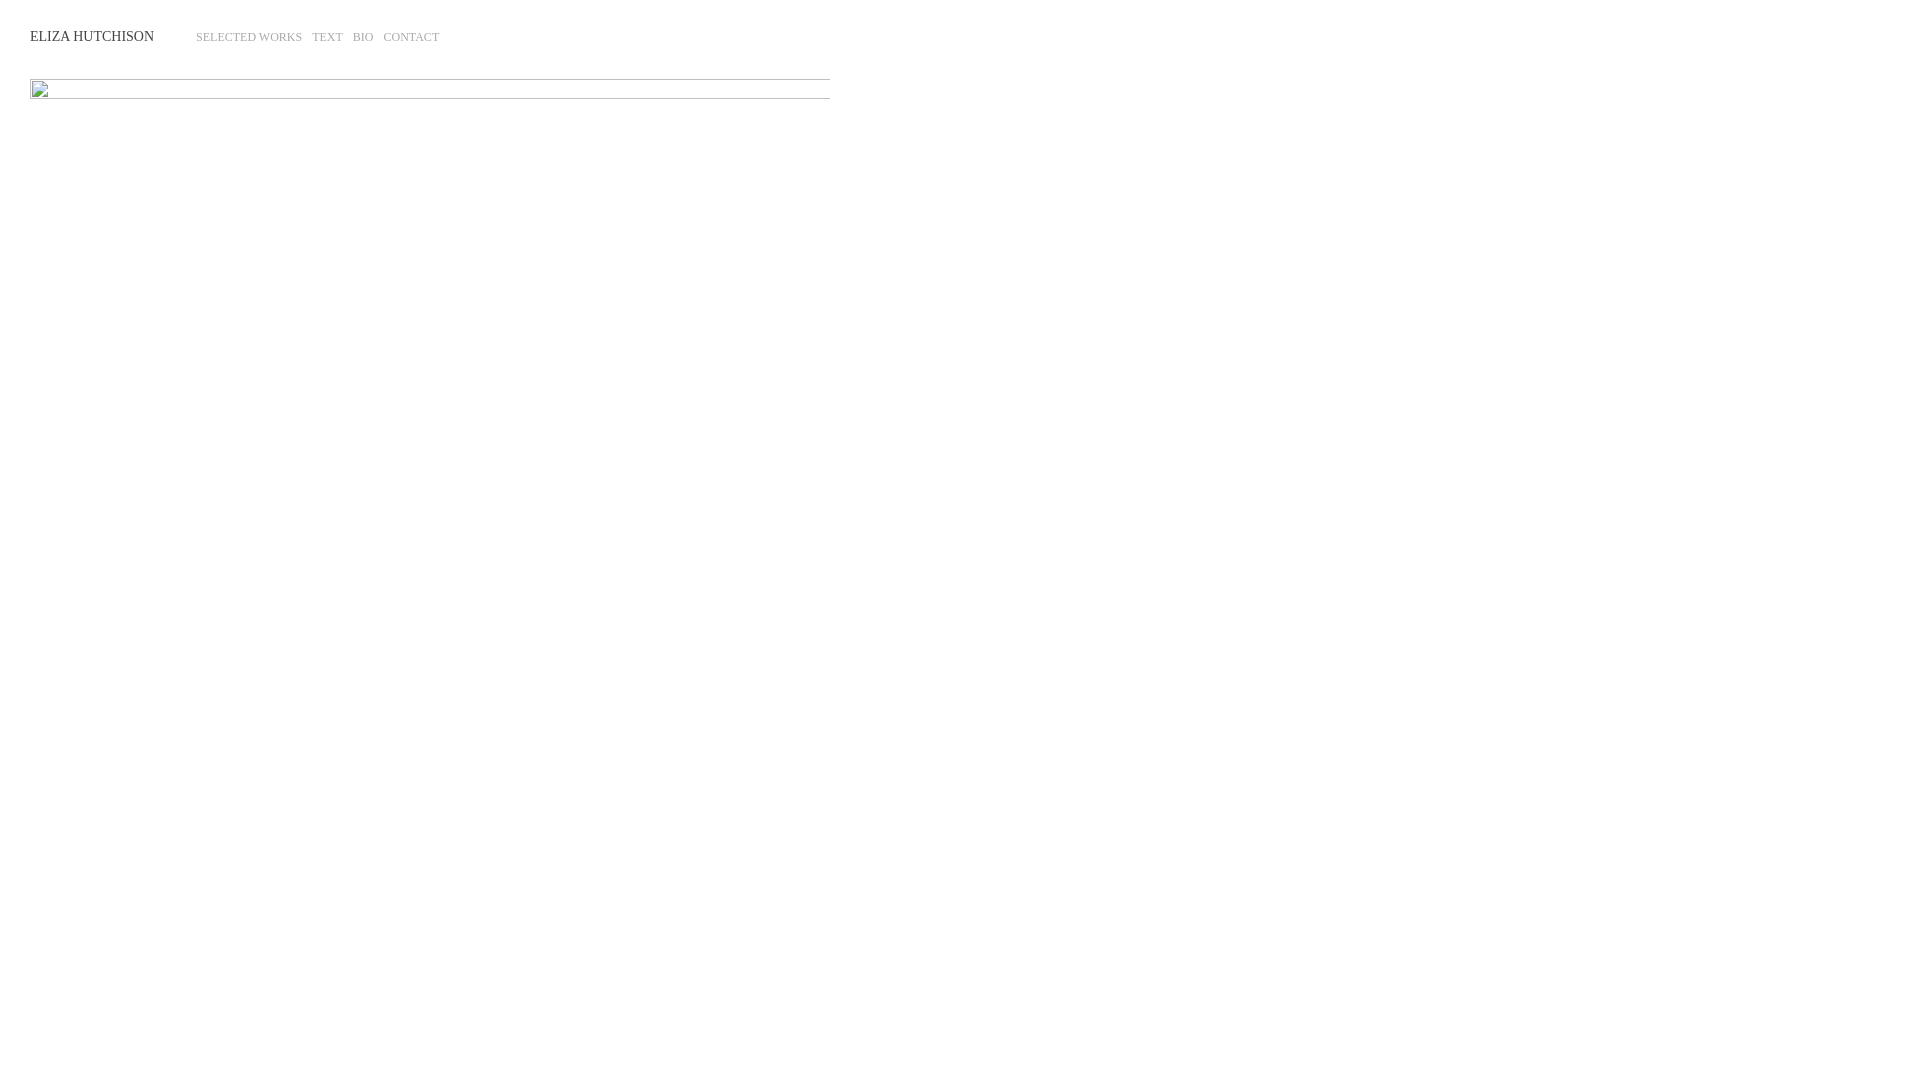  I want to click on 'CONTACT', so click(411, 37).